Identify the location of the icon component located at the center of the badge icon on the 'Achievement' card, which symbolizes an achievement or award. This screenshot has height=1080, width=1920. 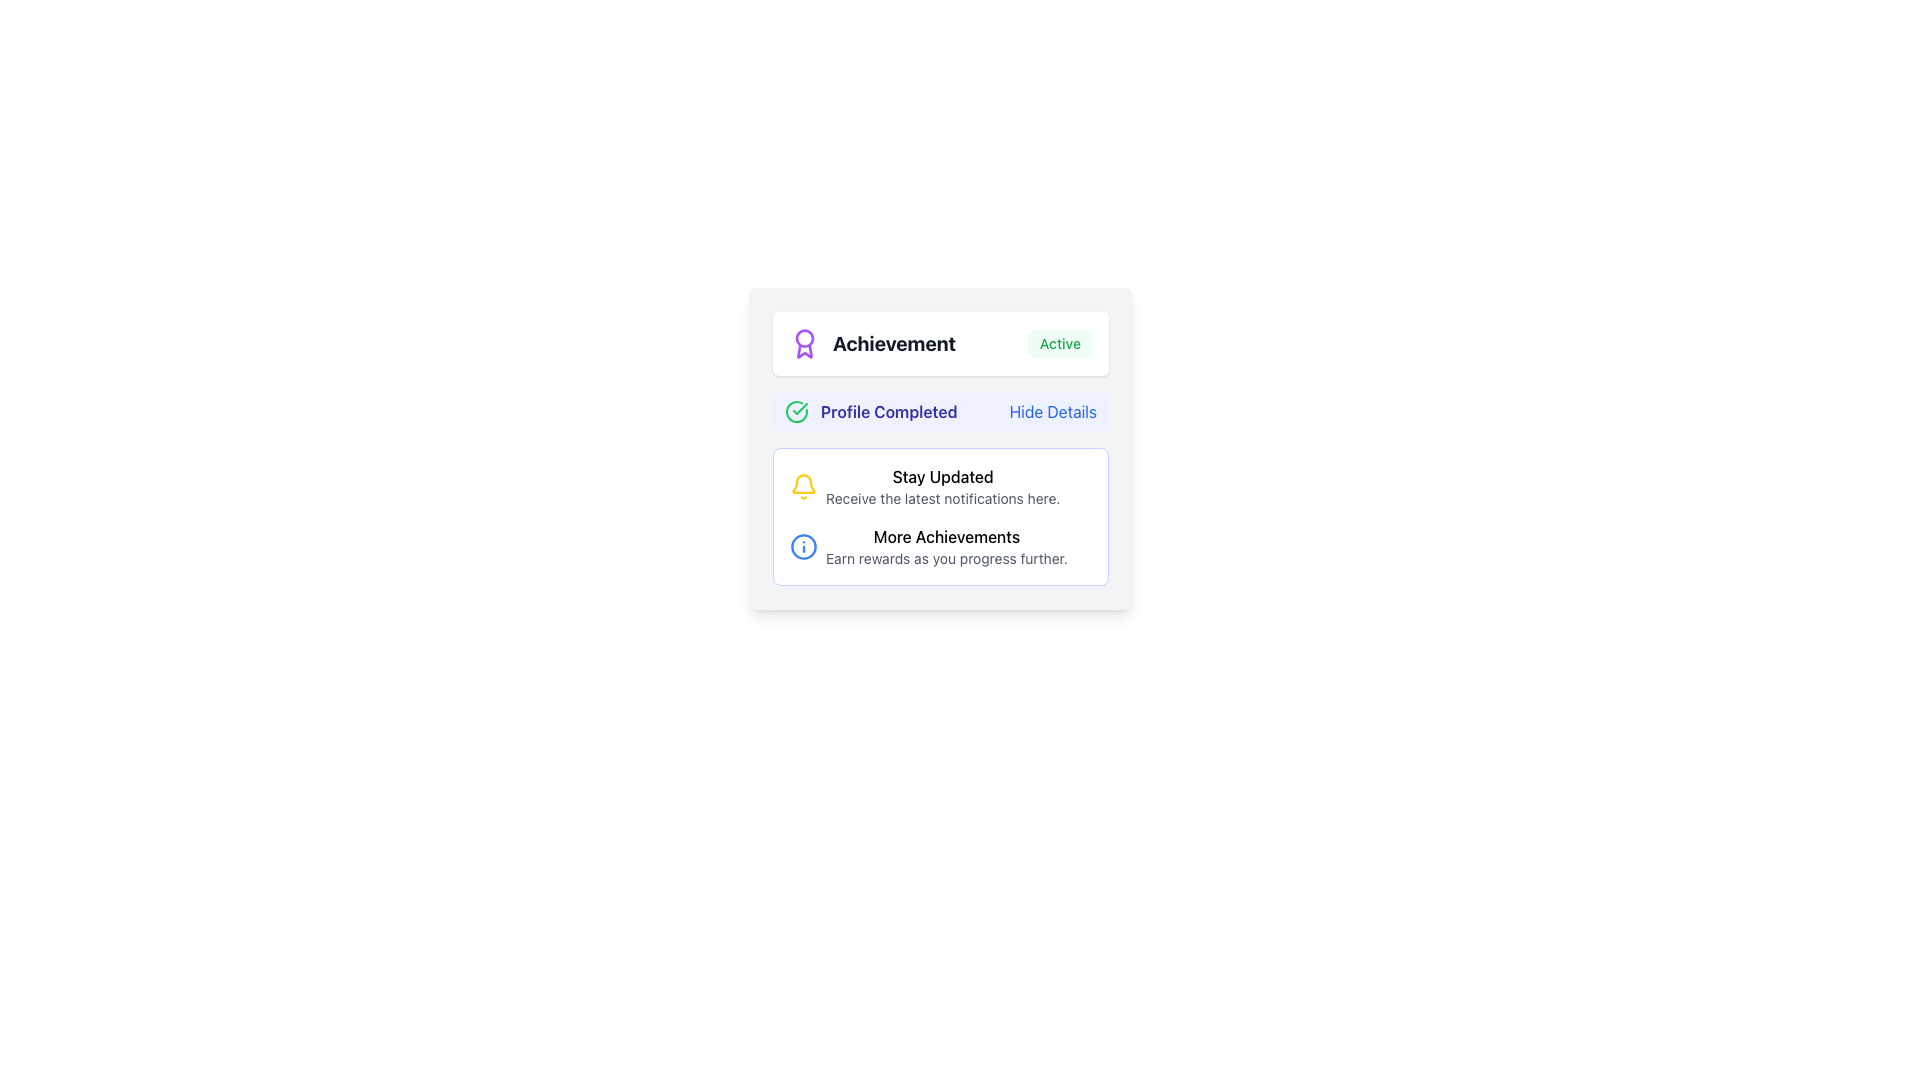
(805, 337).